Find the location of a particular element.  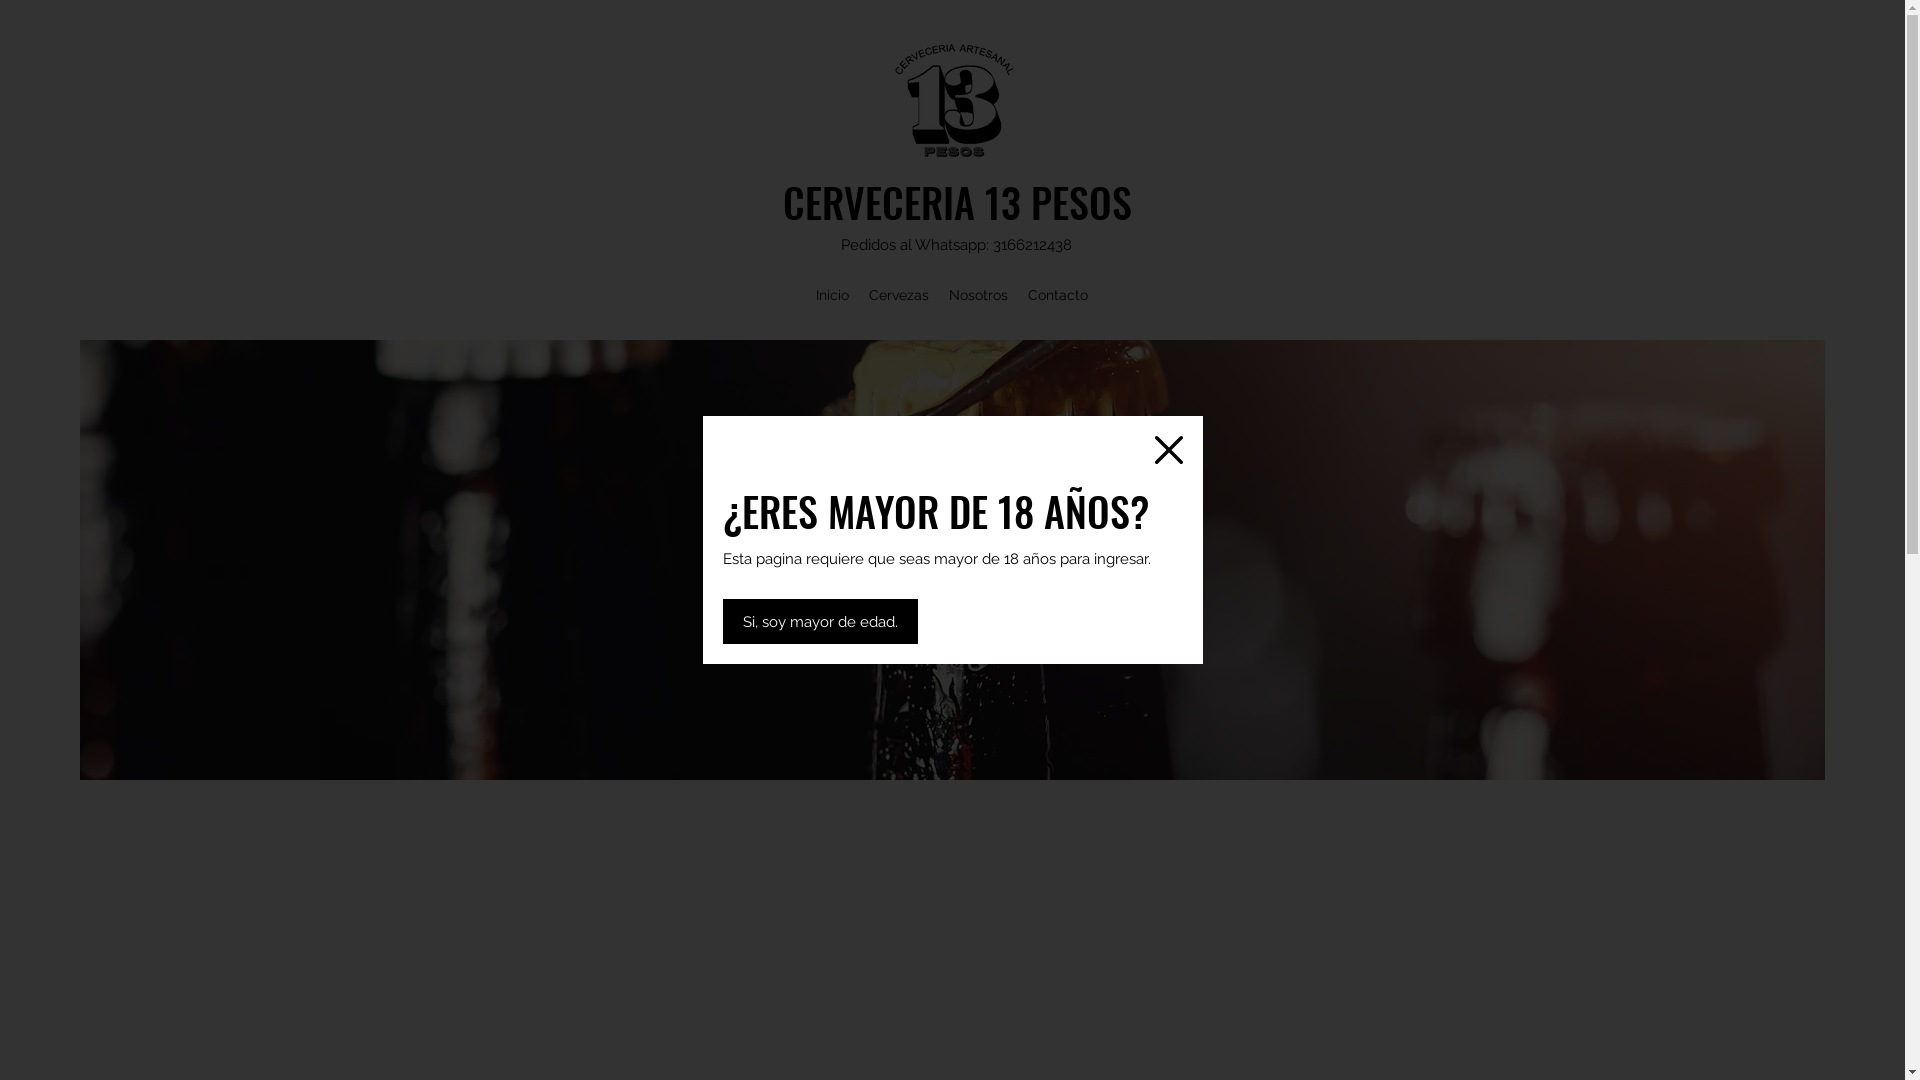

'Si, soy mayor de edad.' is located at coordinates (819, 620).